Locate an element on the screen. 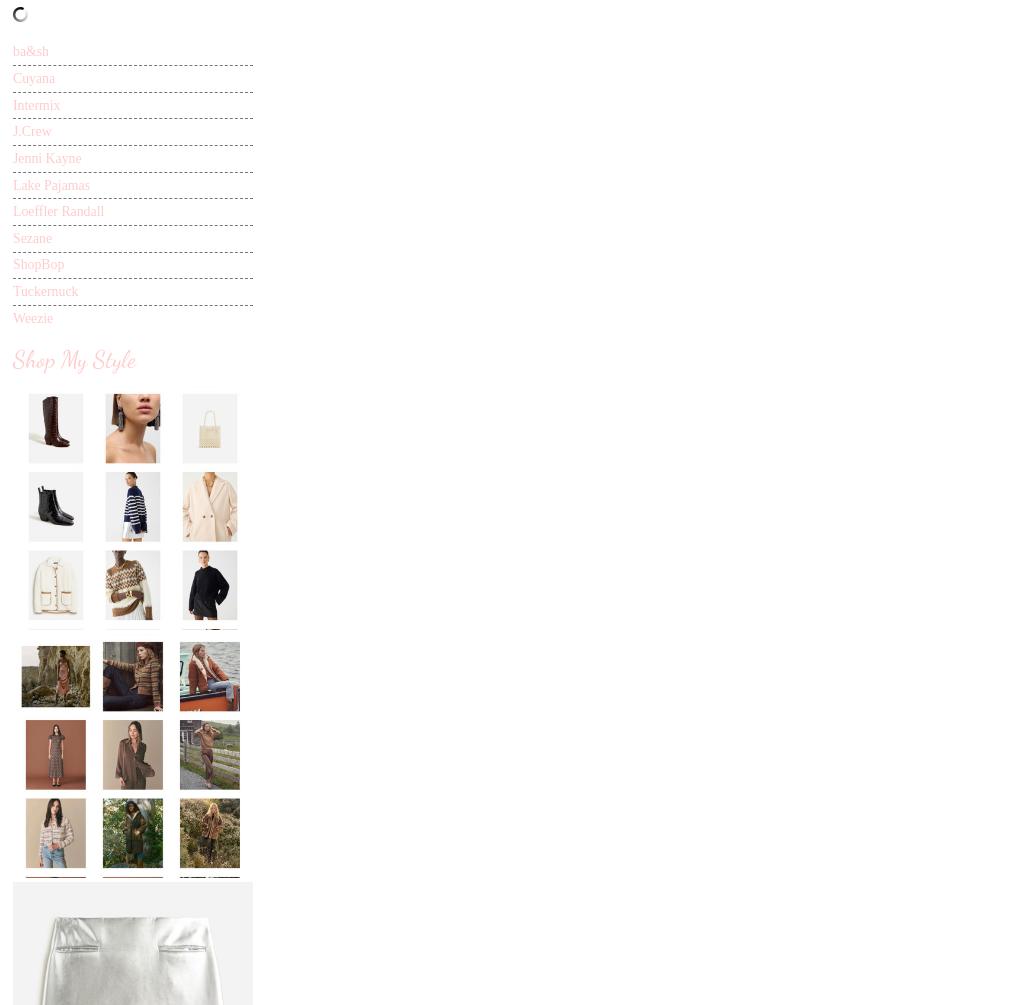 The width and height of the screenshot is (1020, 1005). 'ShopBop' is located at coordinates (37, 263).